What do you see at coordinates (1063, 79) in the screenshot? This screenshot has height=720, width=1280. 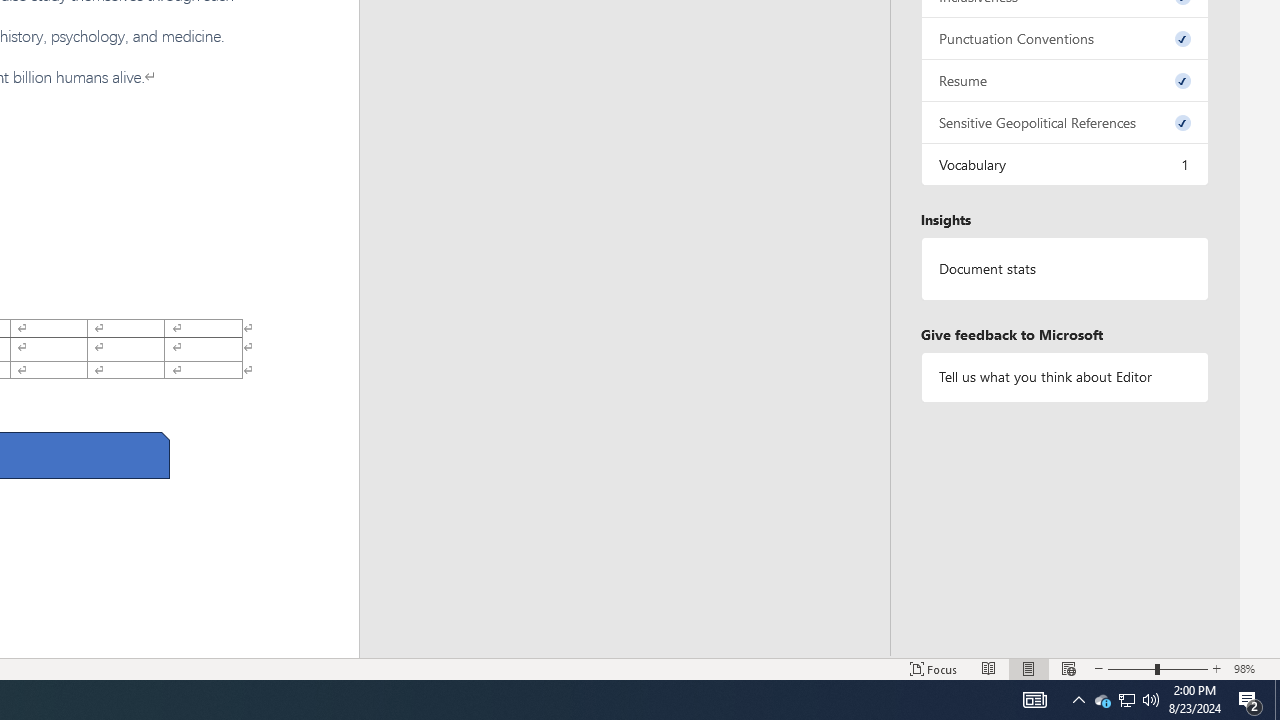 I see `'Resume, 0 issues. Press space or enter to review items.'` at bounding box center [1063, 79].